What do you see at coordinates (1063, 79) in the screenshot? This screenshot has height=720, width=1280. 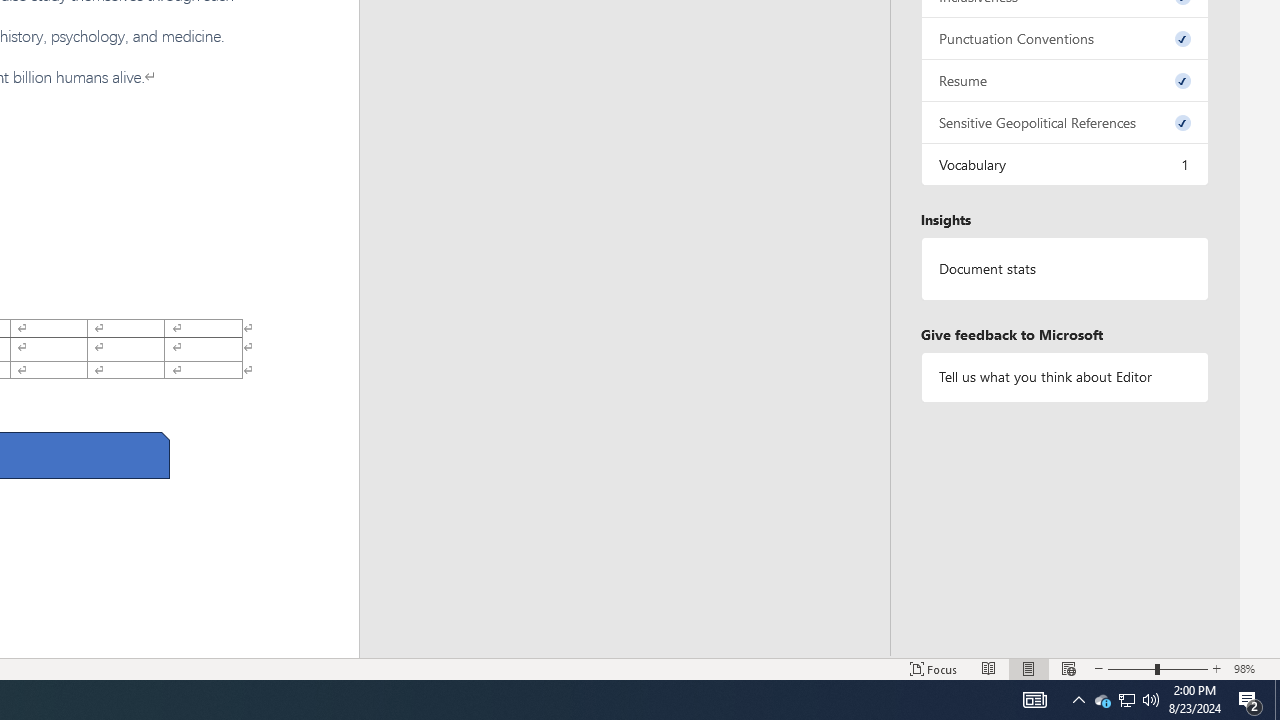 I see `'Resume, 0 issues. Press space or enter to review items.'` at bounding box center [1063, 79].